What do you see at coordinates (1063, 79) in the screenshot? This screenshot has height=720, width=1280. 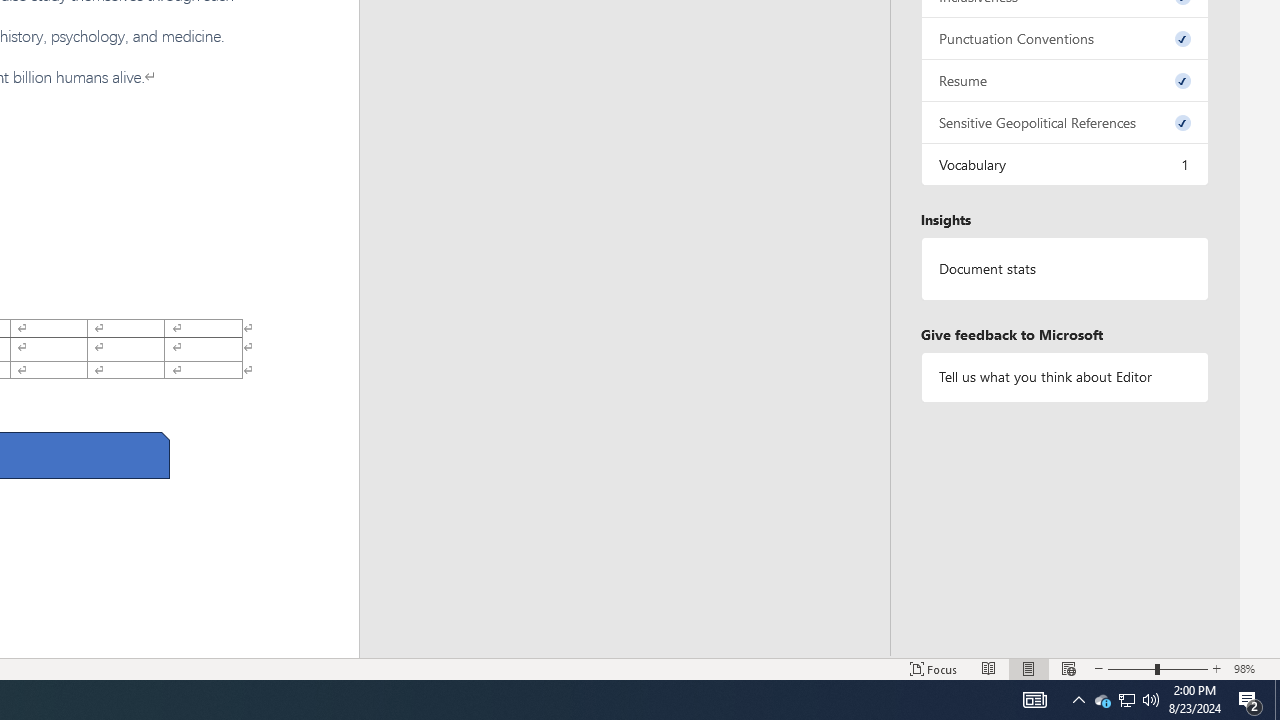 I see `'Resume, 0 issues. Press space or enter to review items.'` at bounding box center [1063, 79].